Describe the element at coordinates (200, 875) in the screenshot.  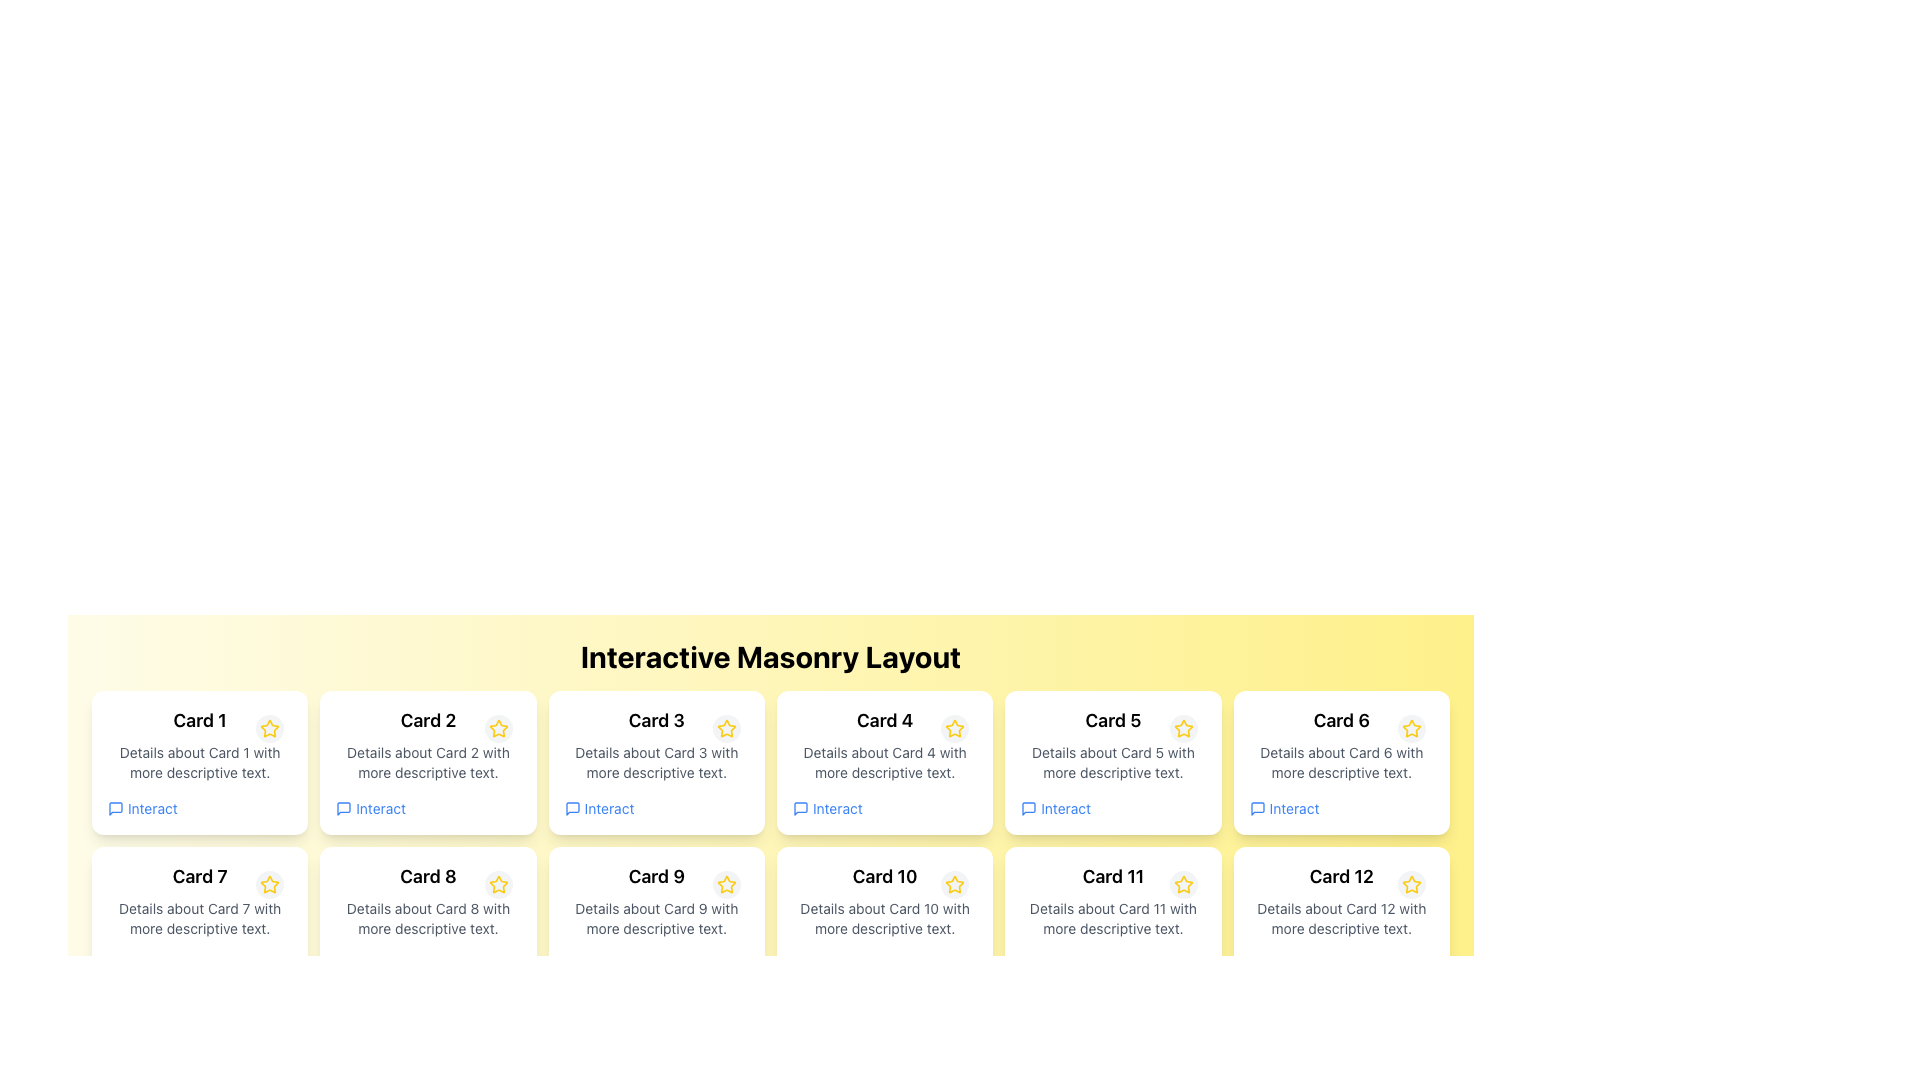
I see `the text element displaying 'Card 7' which is styled as a bold title within a card layout, located in the bottom row of the card grid` at that location.